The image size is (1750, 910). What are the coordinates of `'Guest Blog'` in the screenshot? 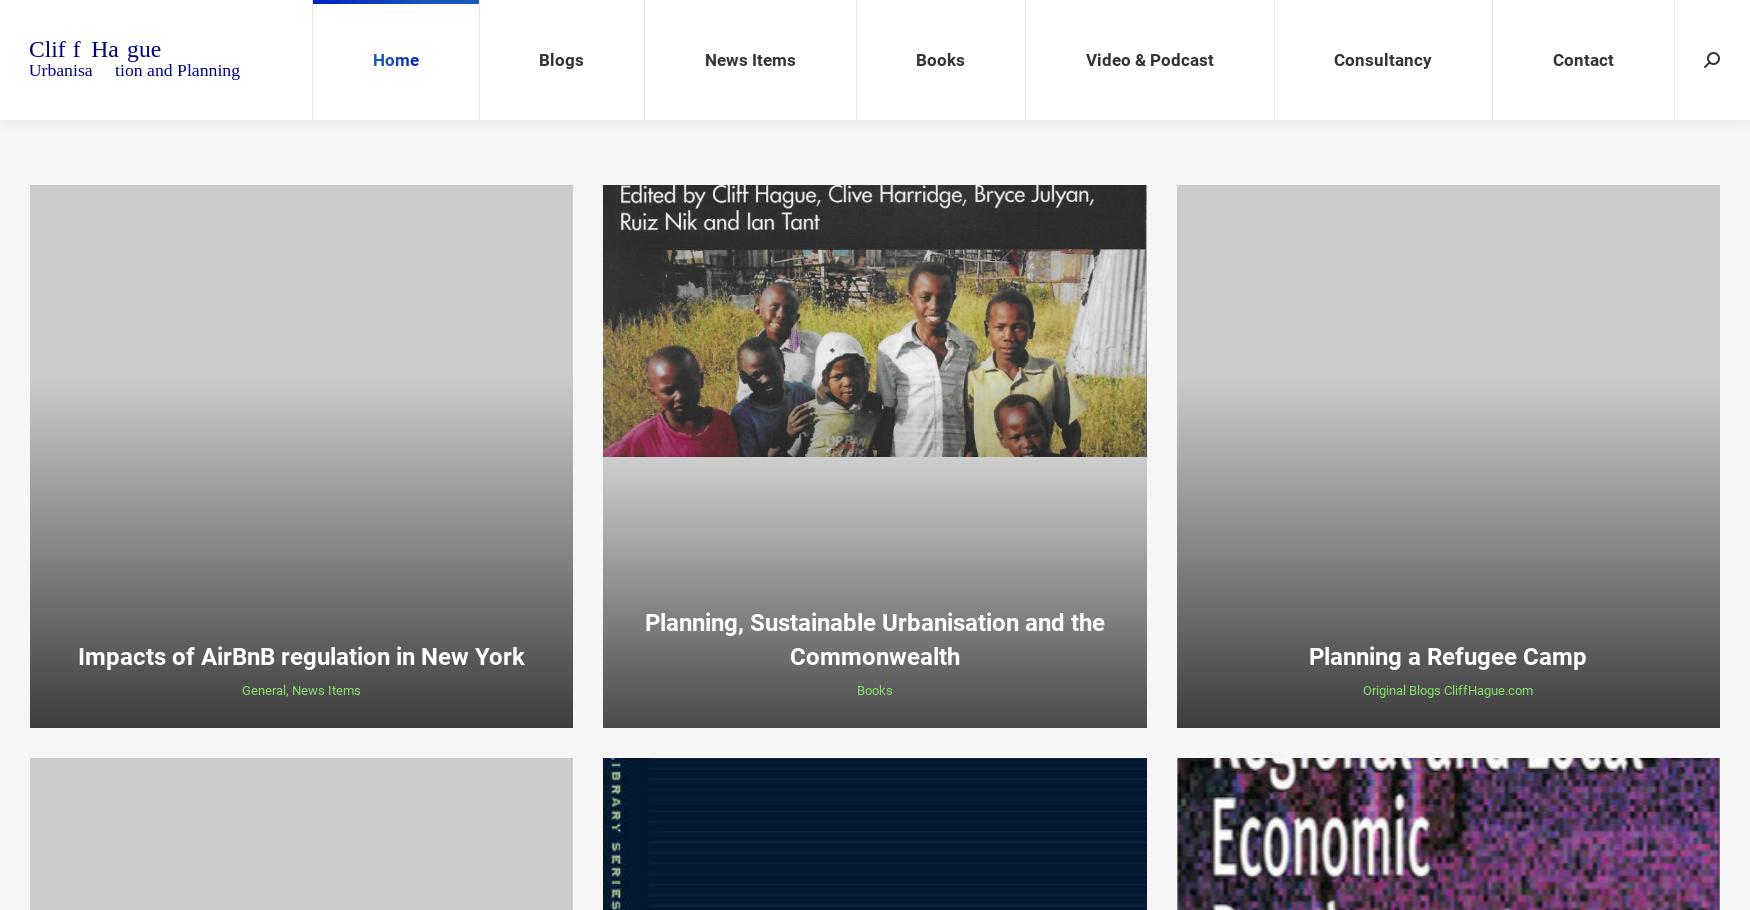 It's located at (529, 236).